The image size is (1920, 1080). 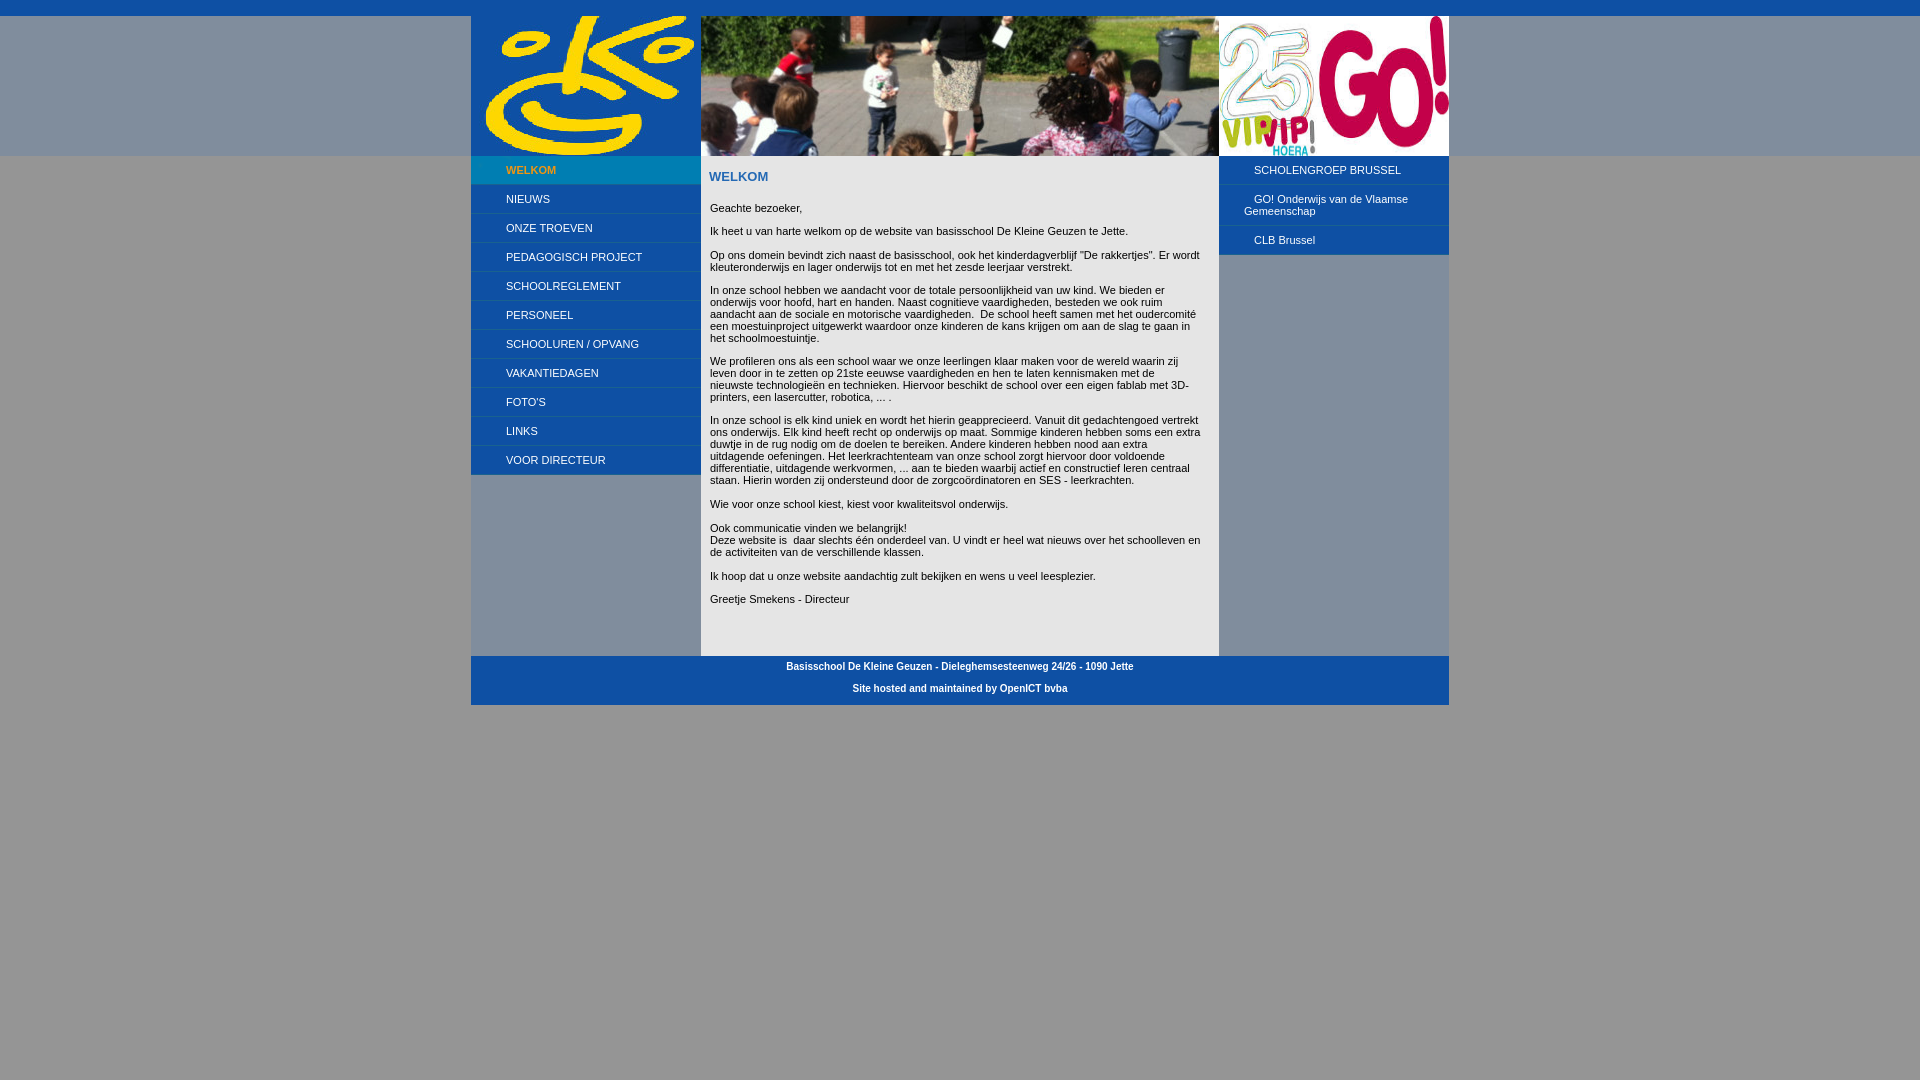 What do you see at coordinates (584, 460) in the screenshot?
I see `'VOOR DIRECTEUR'` at bounding box center [584, 460].